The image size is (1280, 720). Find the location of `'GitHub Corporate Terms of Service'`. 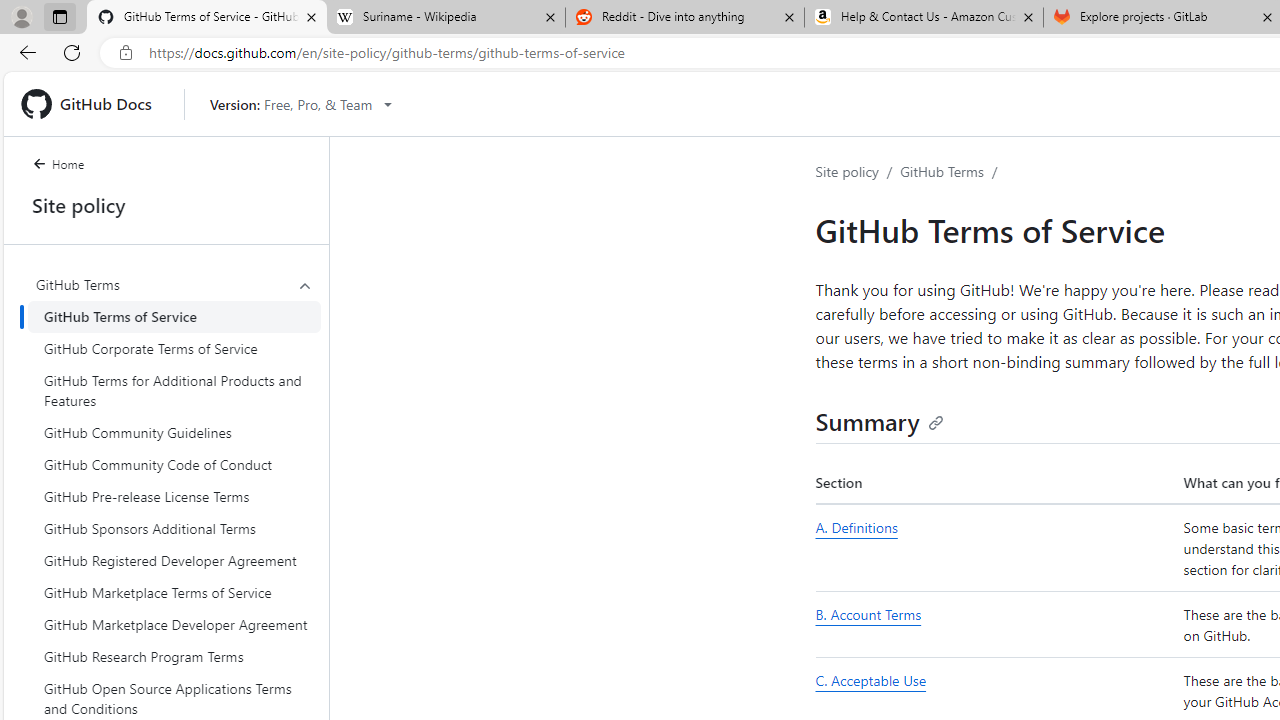

'GitHub Corporate Terms of Service' is located at coordinates (174, 347).